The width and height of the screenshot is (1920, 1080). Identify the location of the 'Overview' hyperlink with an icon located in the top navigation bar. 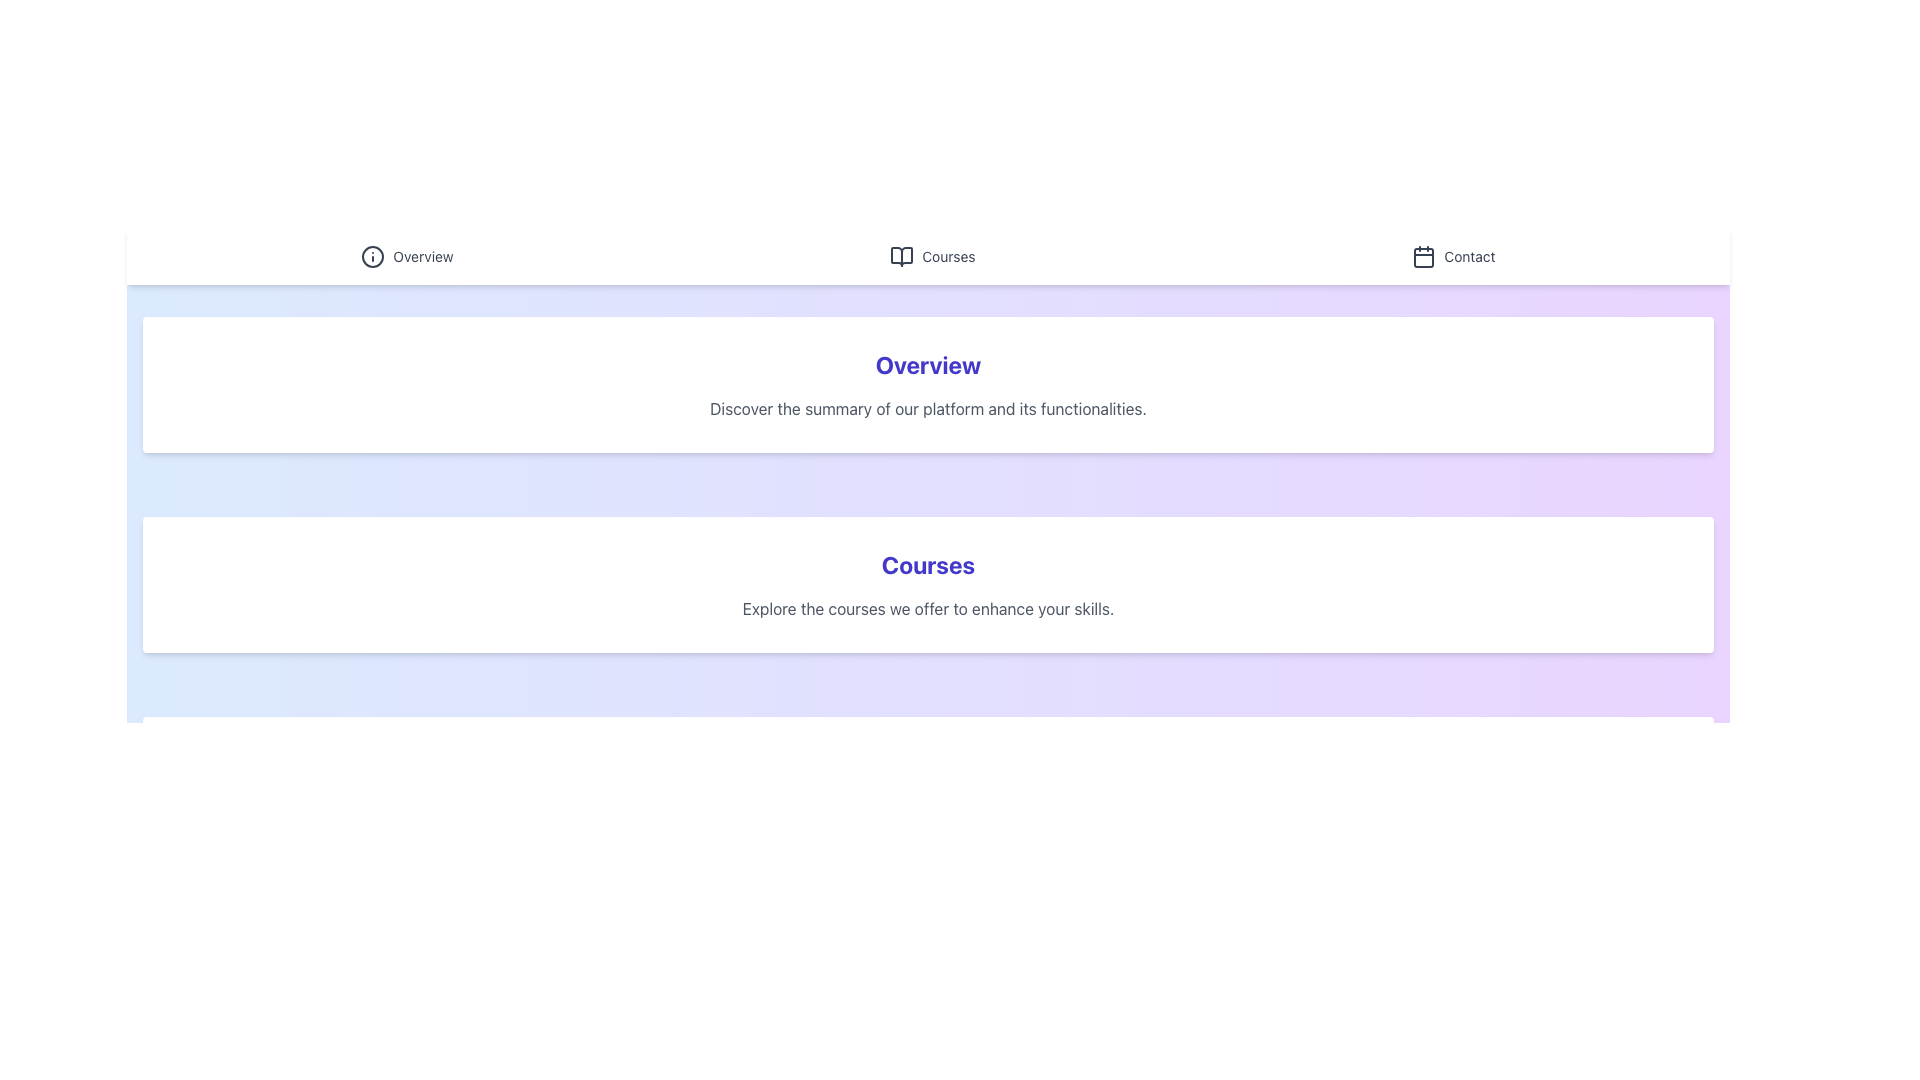
(406, 256).